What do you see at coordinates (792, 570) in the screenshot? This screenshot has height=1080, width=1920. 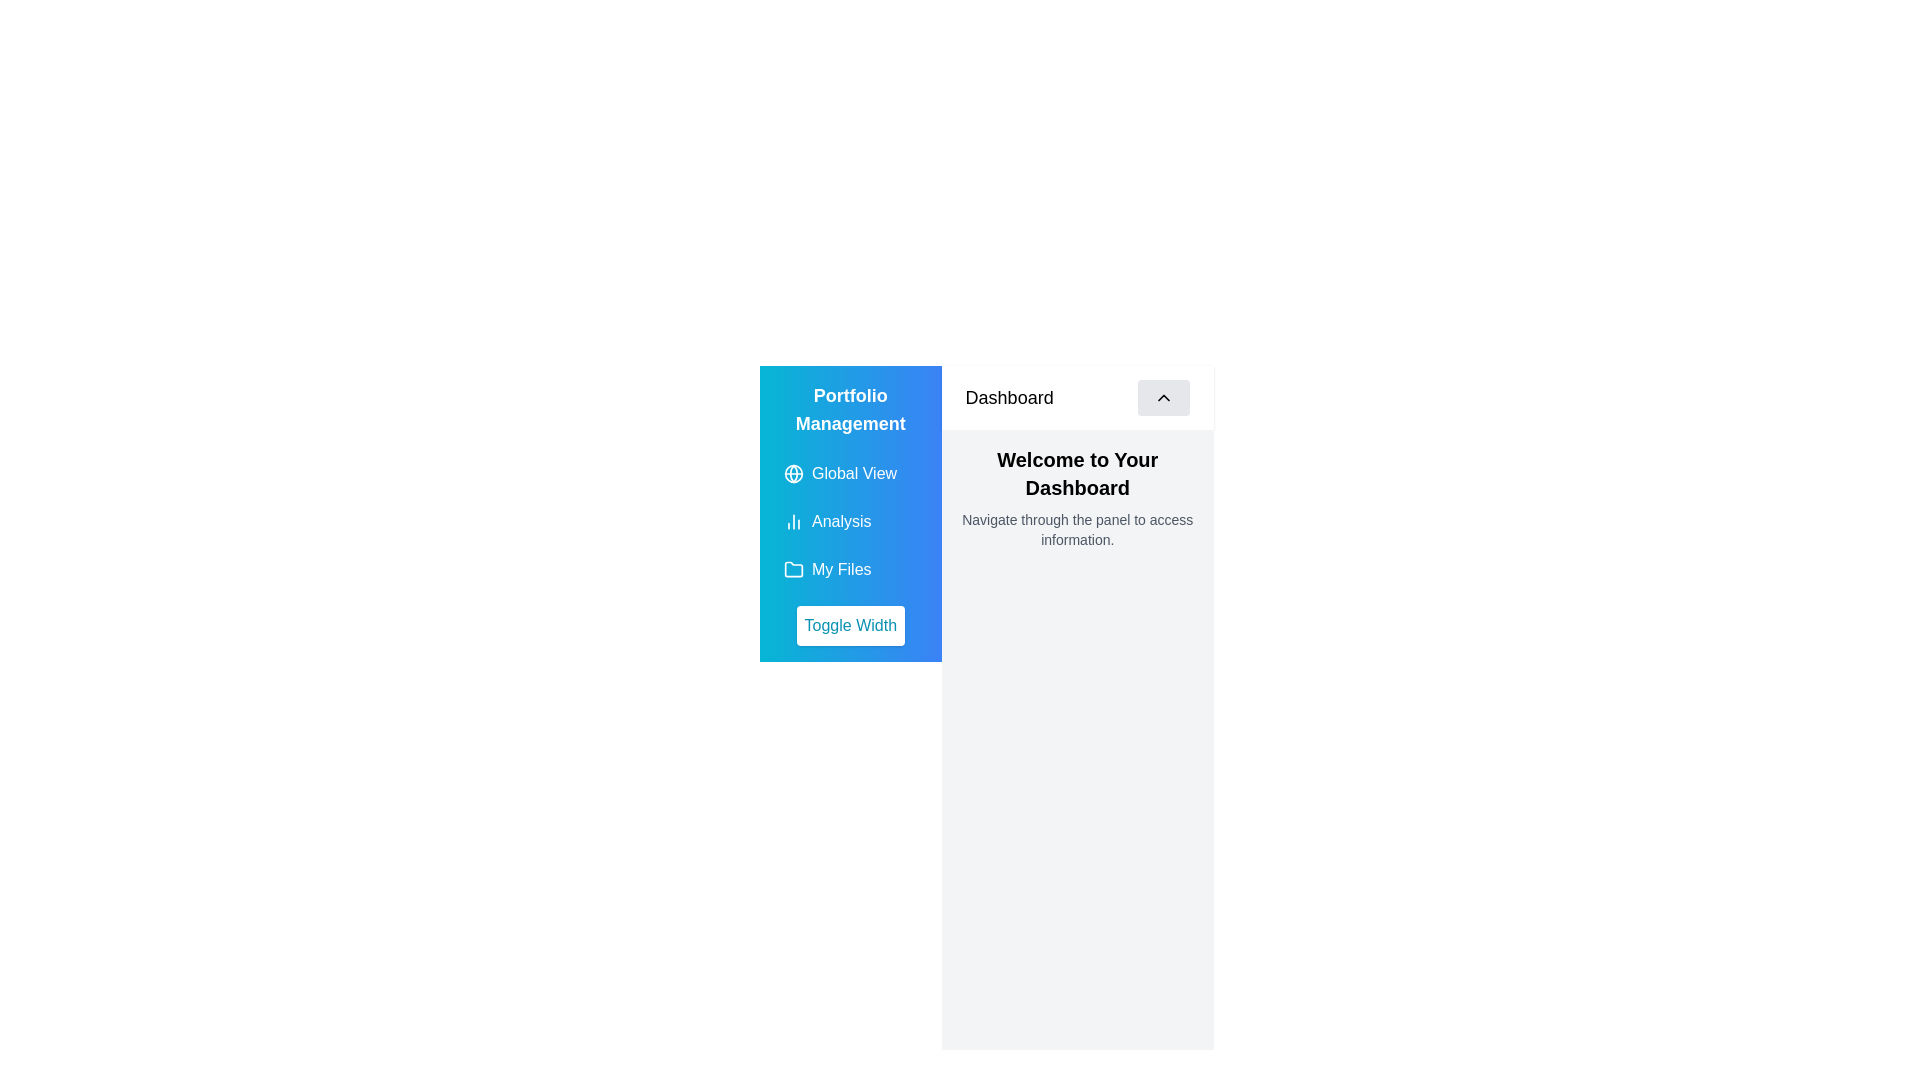 I see `the 'My Files' icon, which is located in the sidebar, adjacent to the text 'My Files', just below the 'Analysis' option` at bounding box center [792, 570].